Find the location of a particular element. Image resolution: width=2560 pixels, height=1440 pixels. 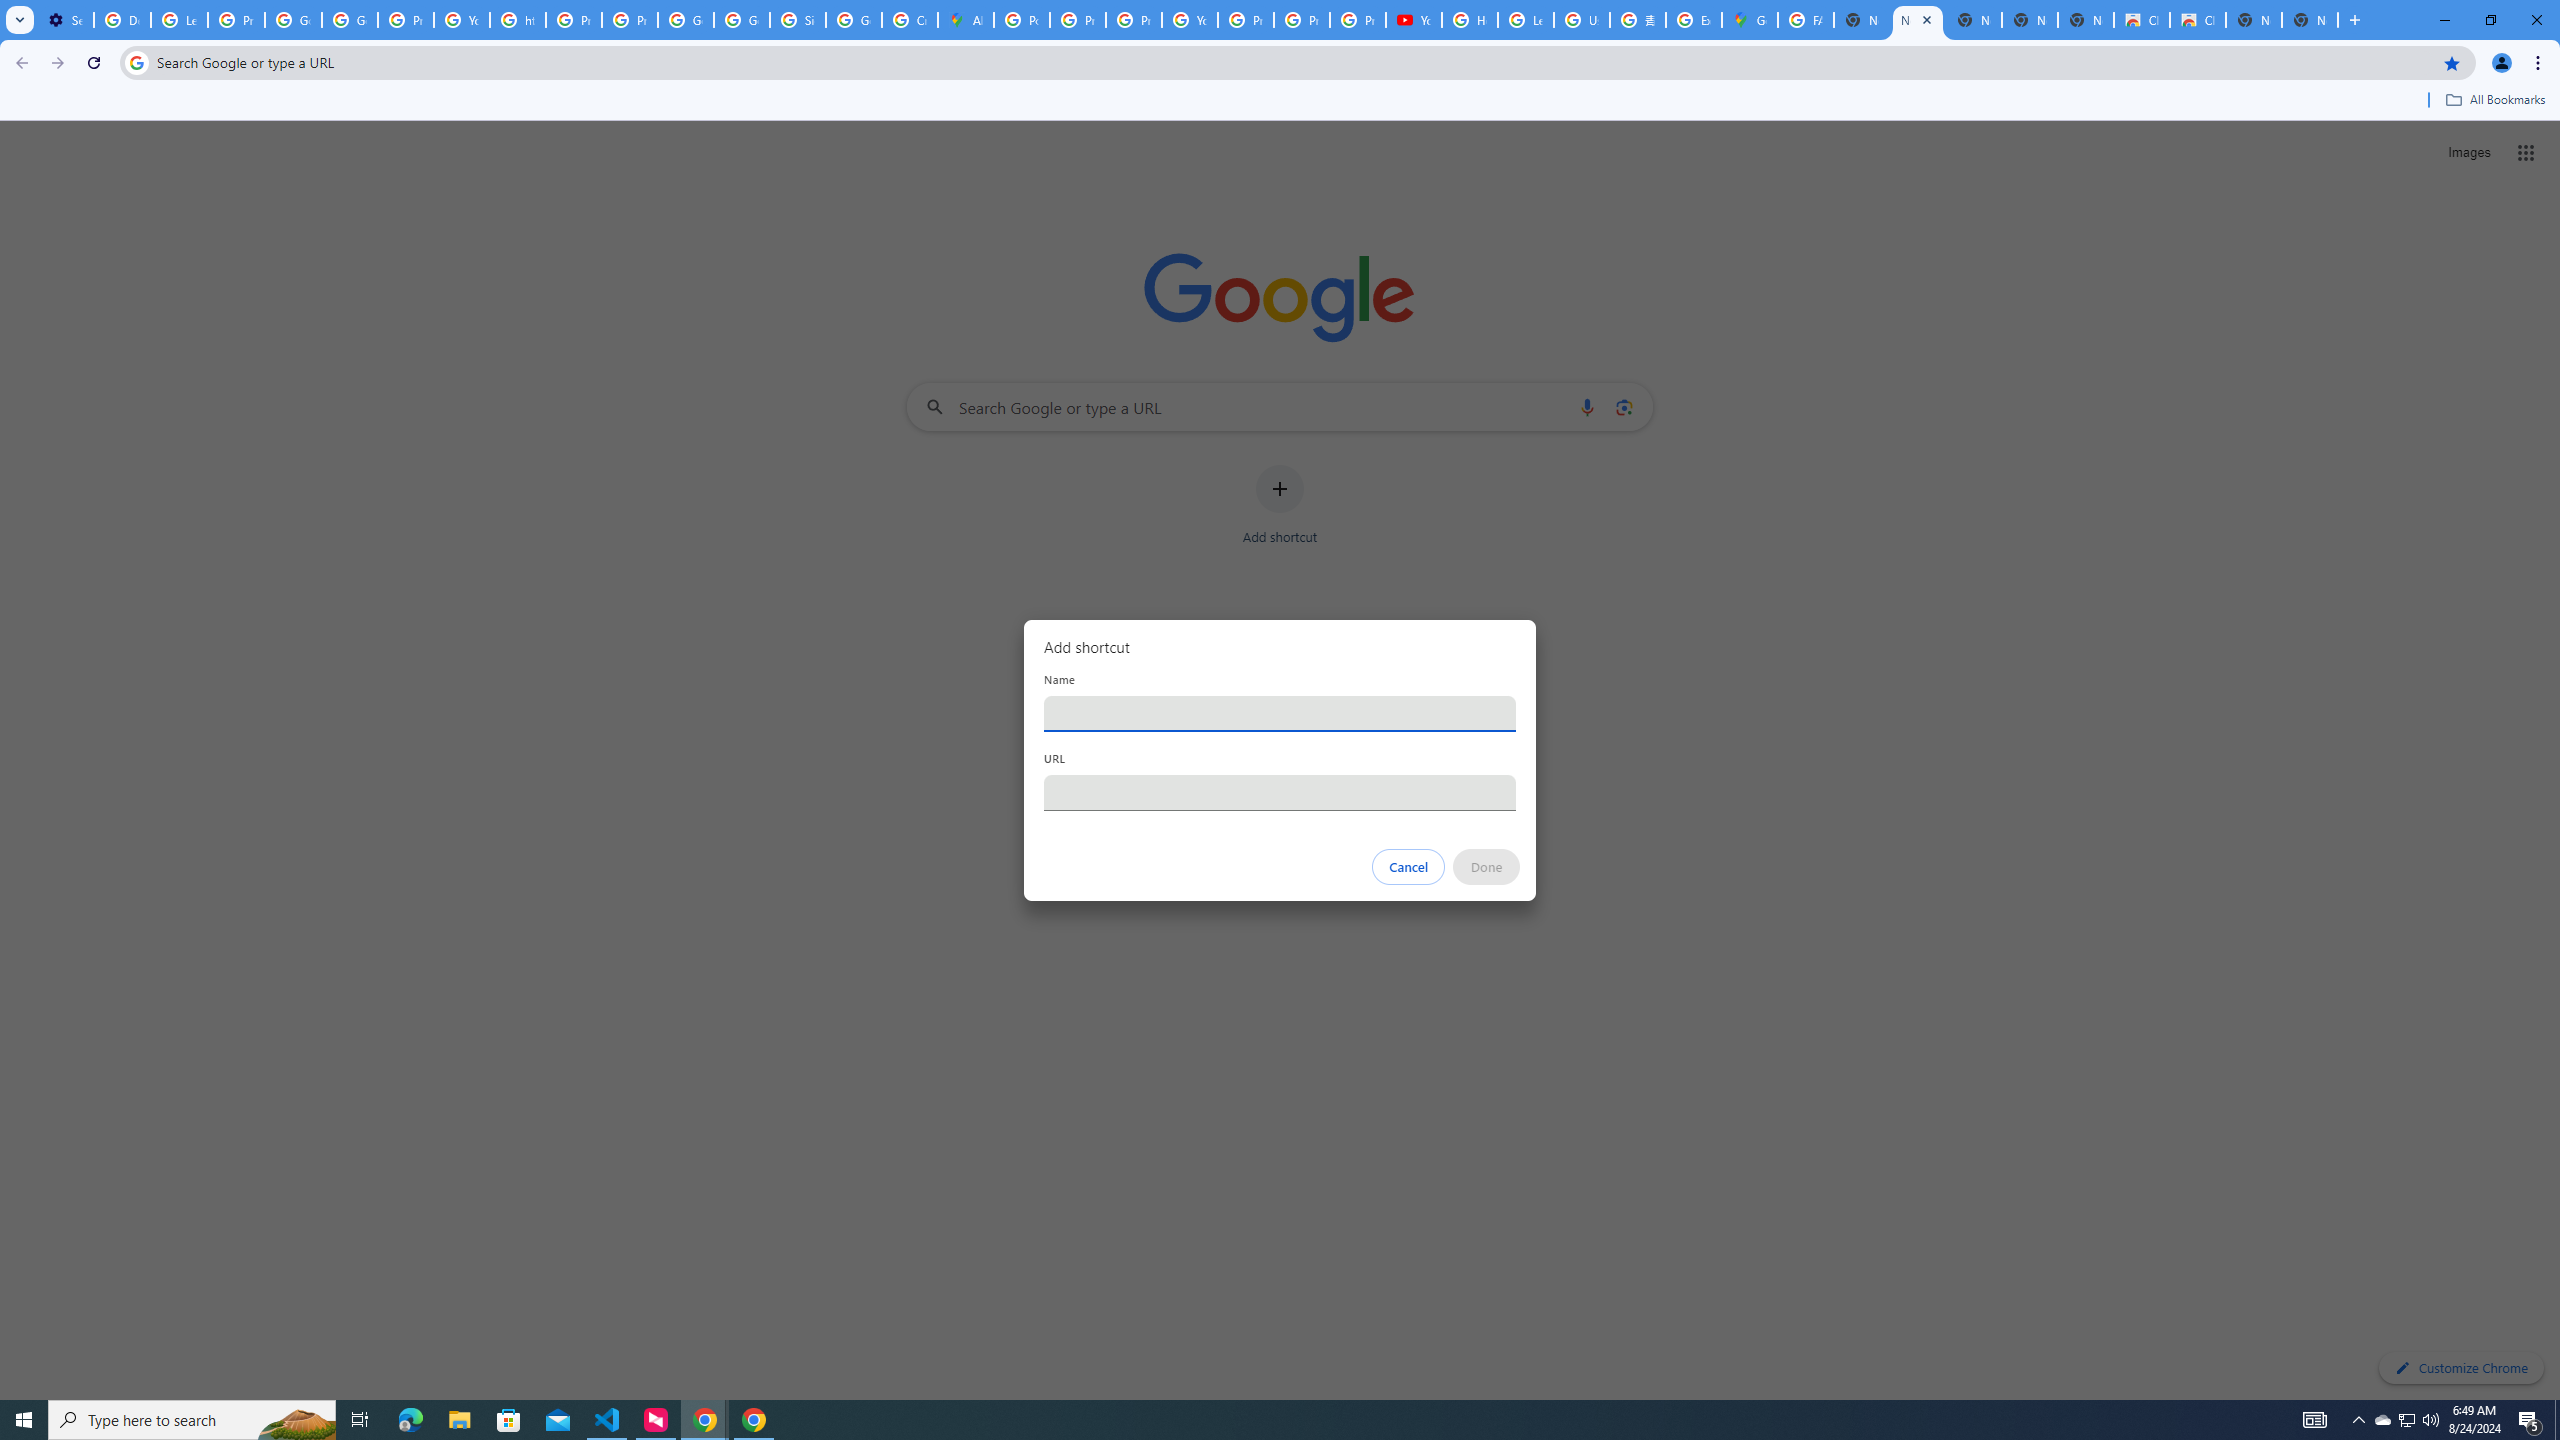

'Explore new street-level details - Google Maps Help' is located at coordinates (1692, 19).